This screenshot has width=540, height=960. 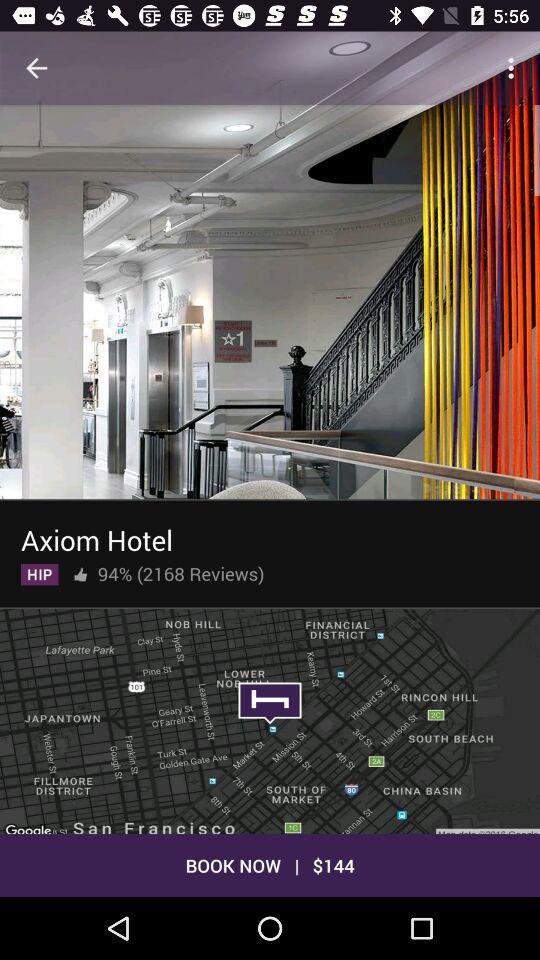 I want to click on axiom hotel item, so click(x=95, y=535).